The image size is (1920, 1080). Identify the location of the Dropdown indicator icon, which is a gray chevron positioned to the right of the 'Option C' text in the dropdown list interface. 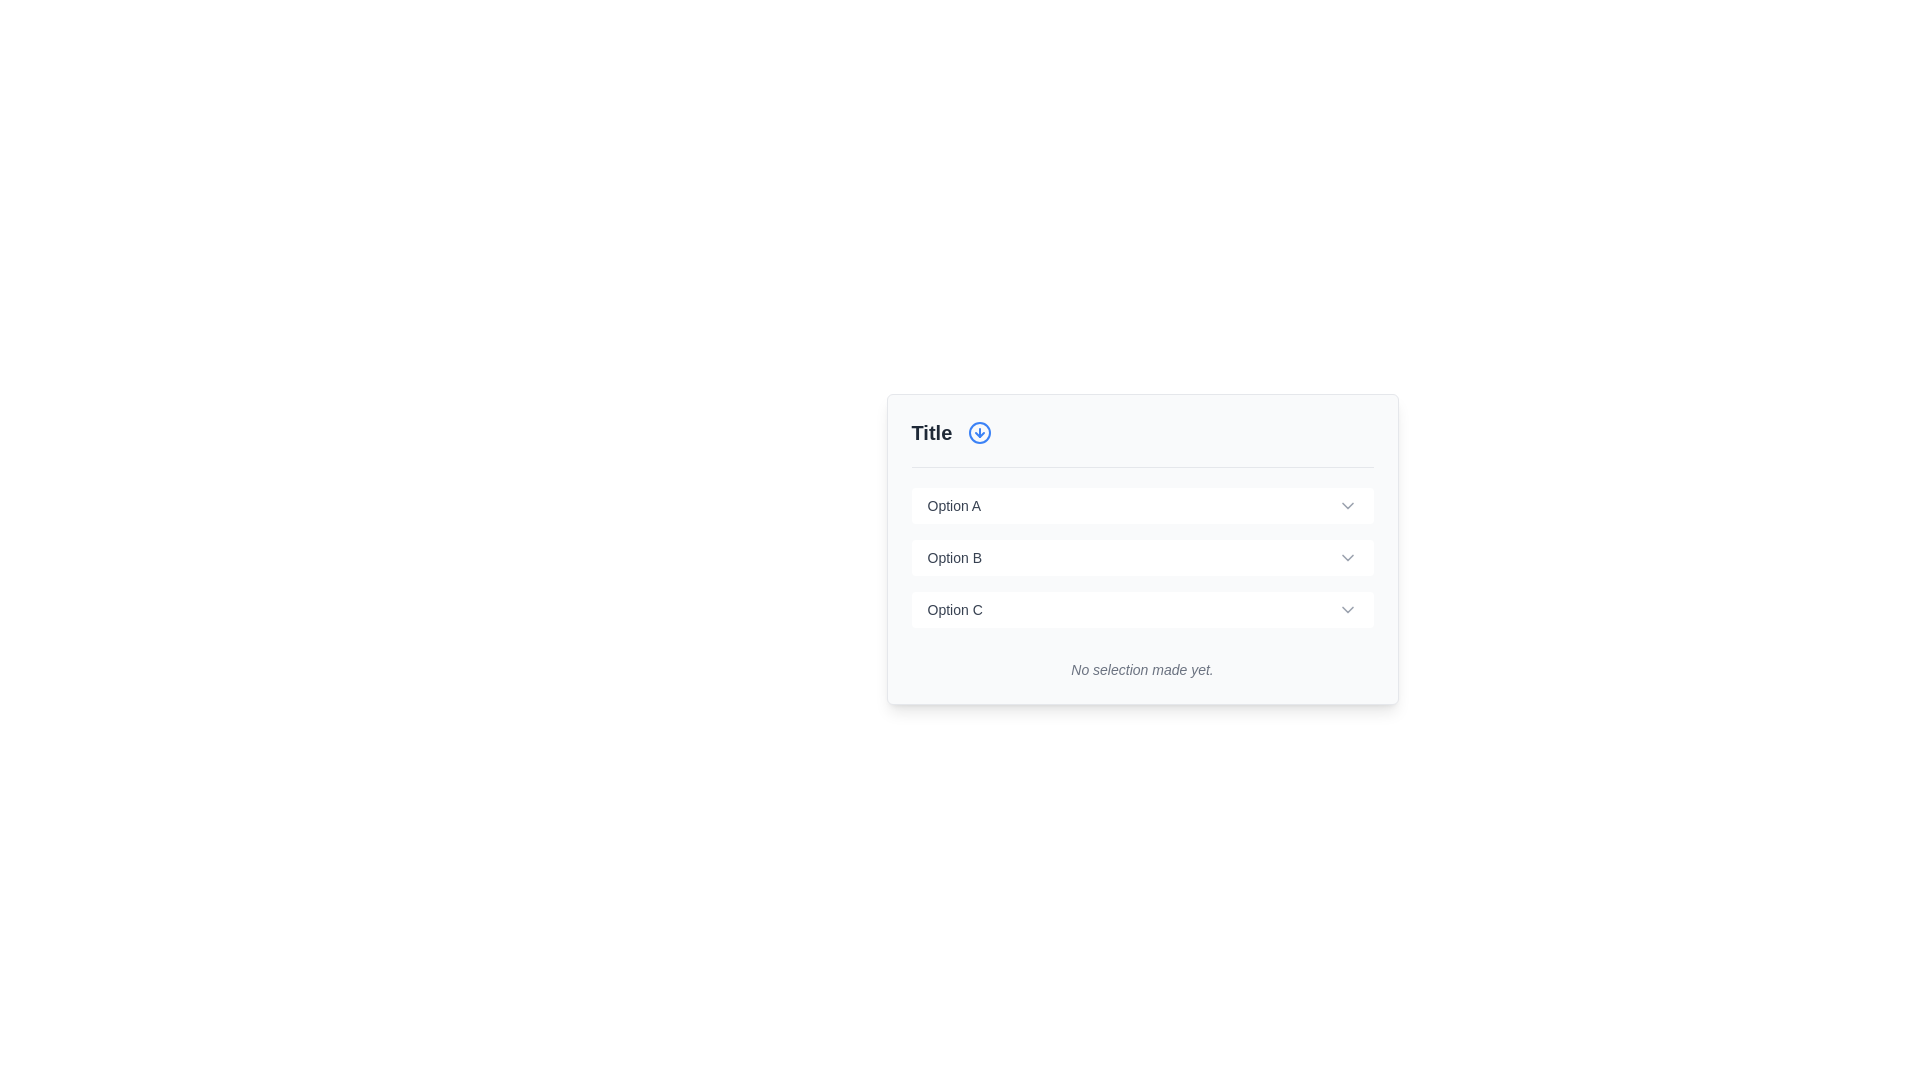
(1347, 608).